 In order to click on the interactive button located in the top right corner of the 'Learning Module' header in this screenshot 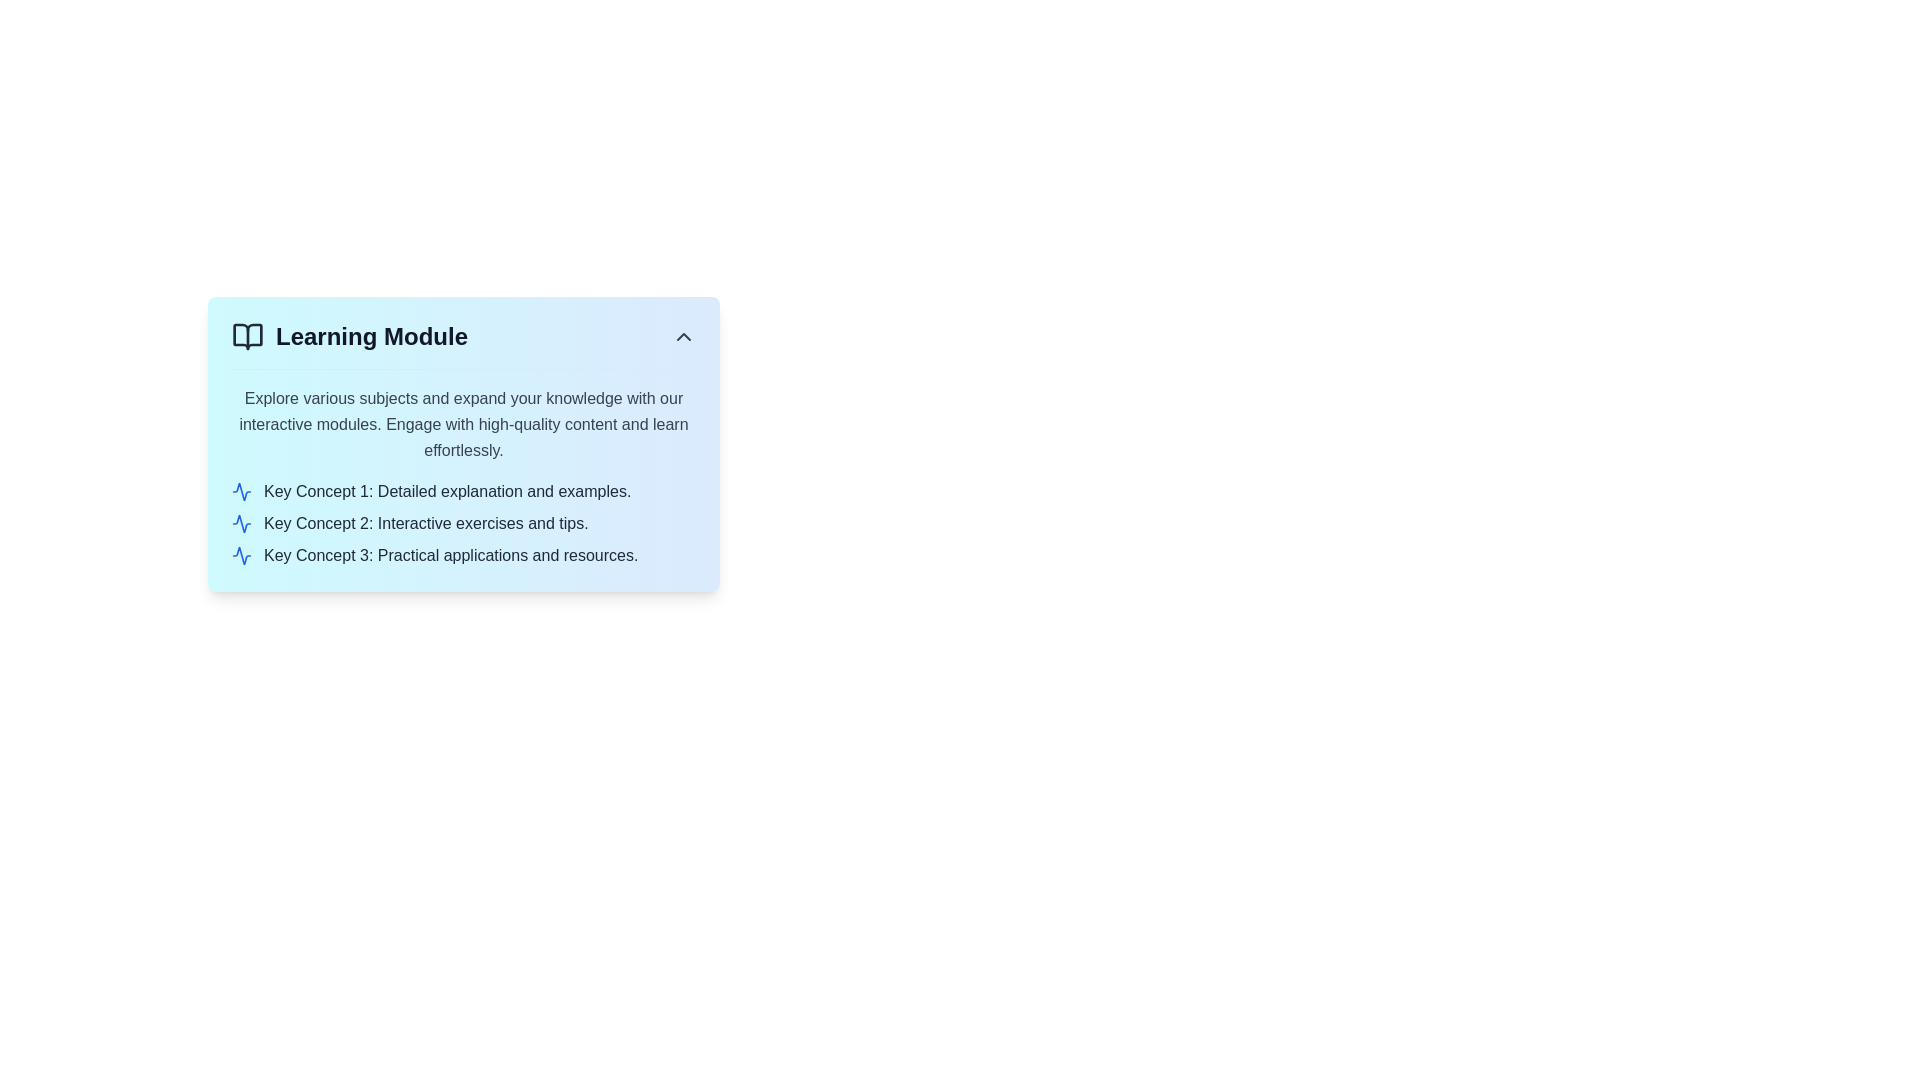, I will do `click(684, 335)`.